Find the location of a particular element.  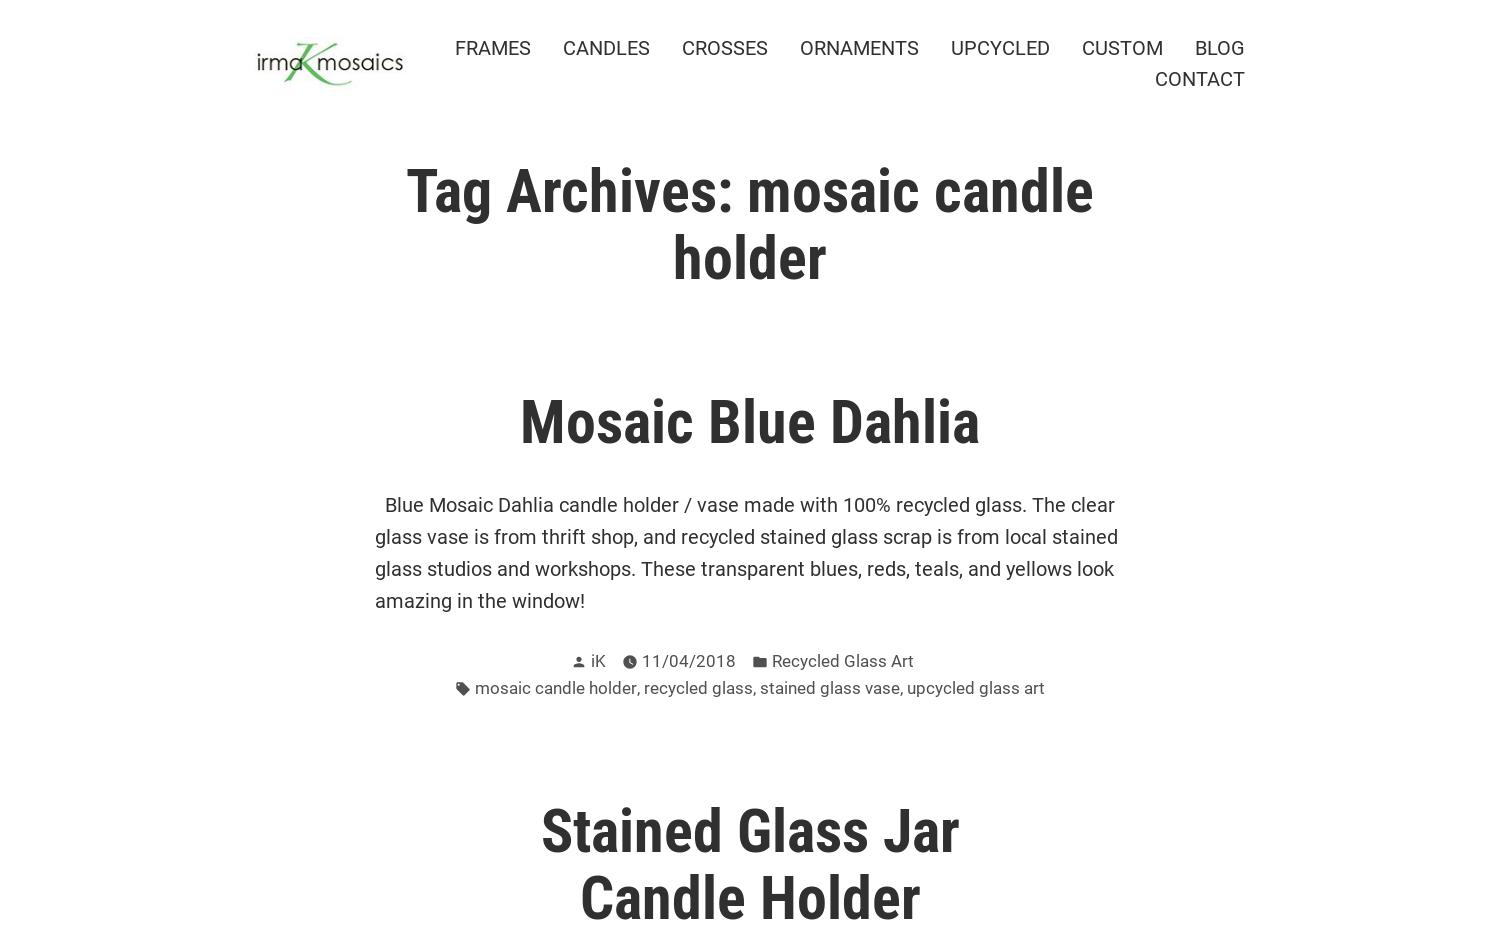

'iK' is located at coordinates (596, 661).